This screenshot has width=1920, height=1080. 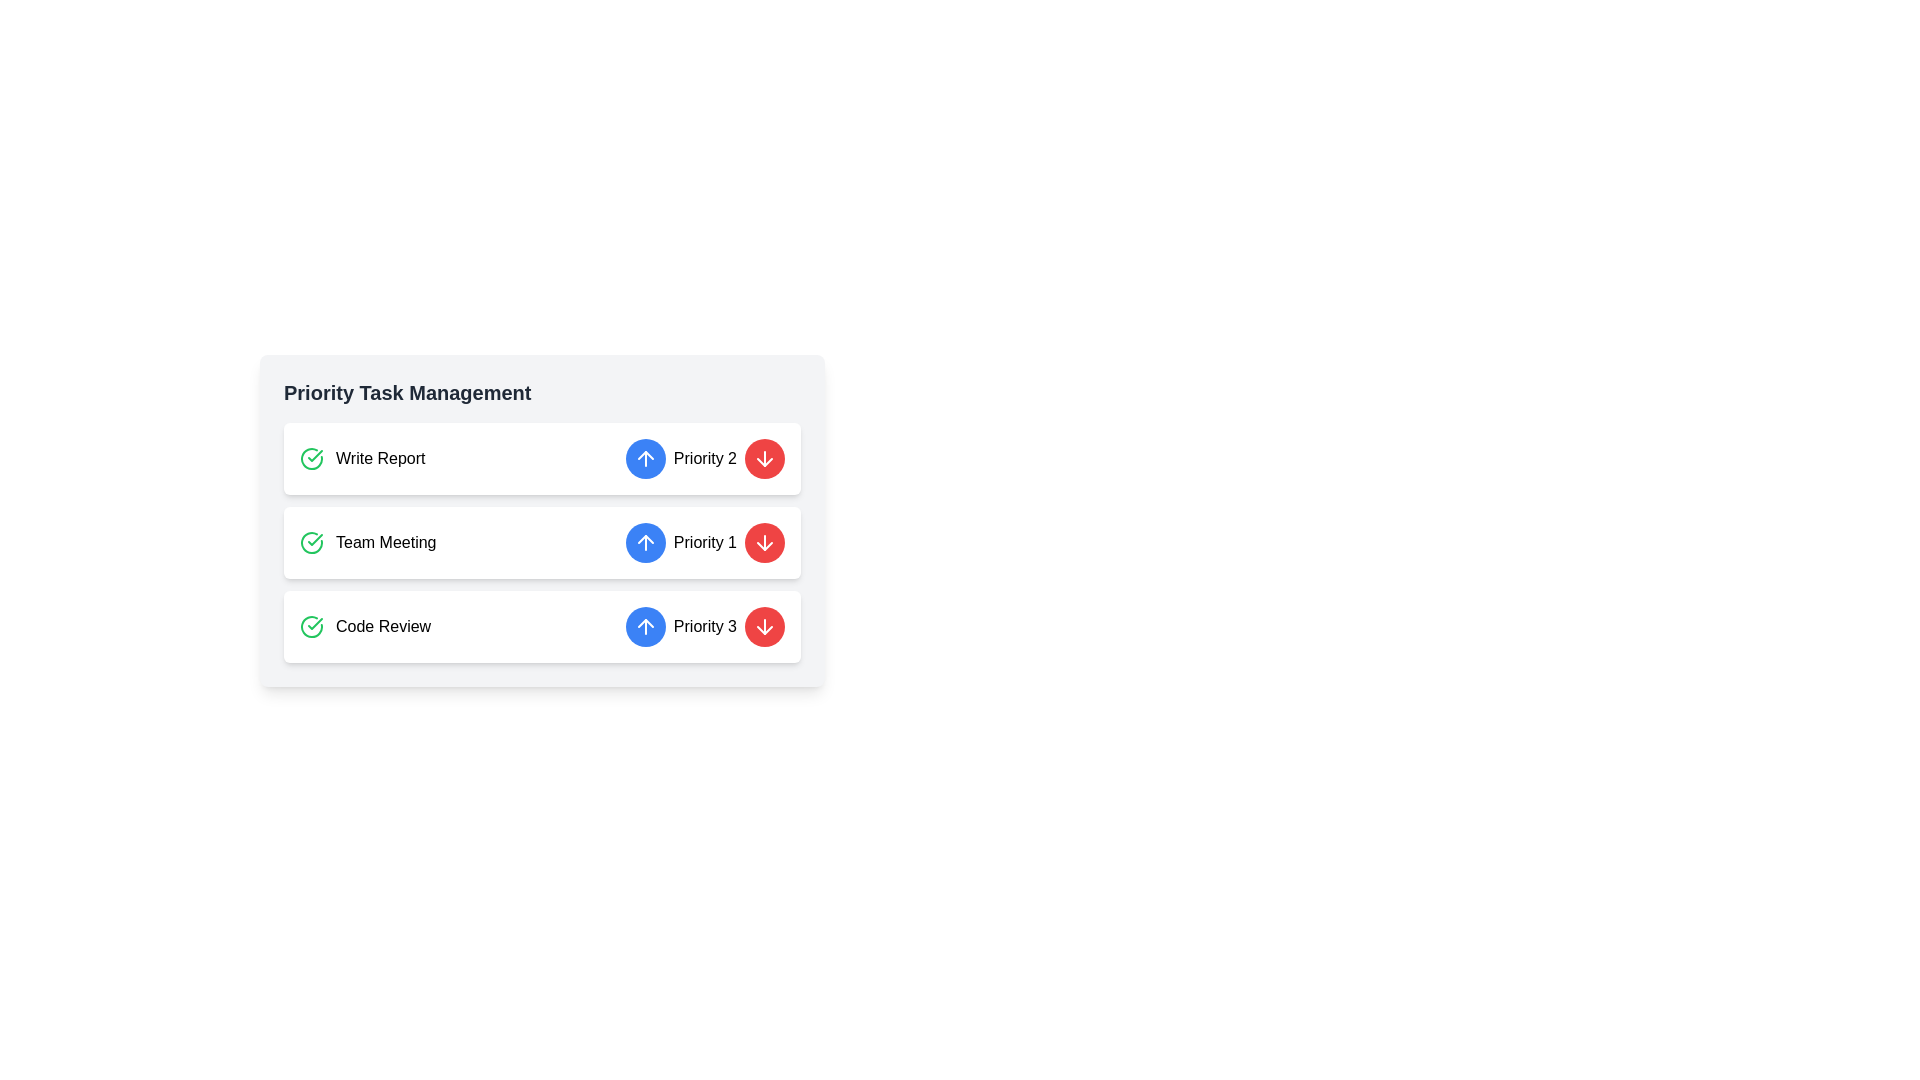 What do you see at coordinates (763, 543) in the screenshot?
I see `the downward-facing arrow button with a red background and white graphic strokes, which is the rightmost item in the button group next to the 'Priority 1' text in the 'Team Meeting' row of the 'Priority Task Management' component` at bounding box center [763, 543].